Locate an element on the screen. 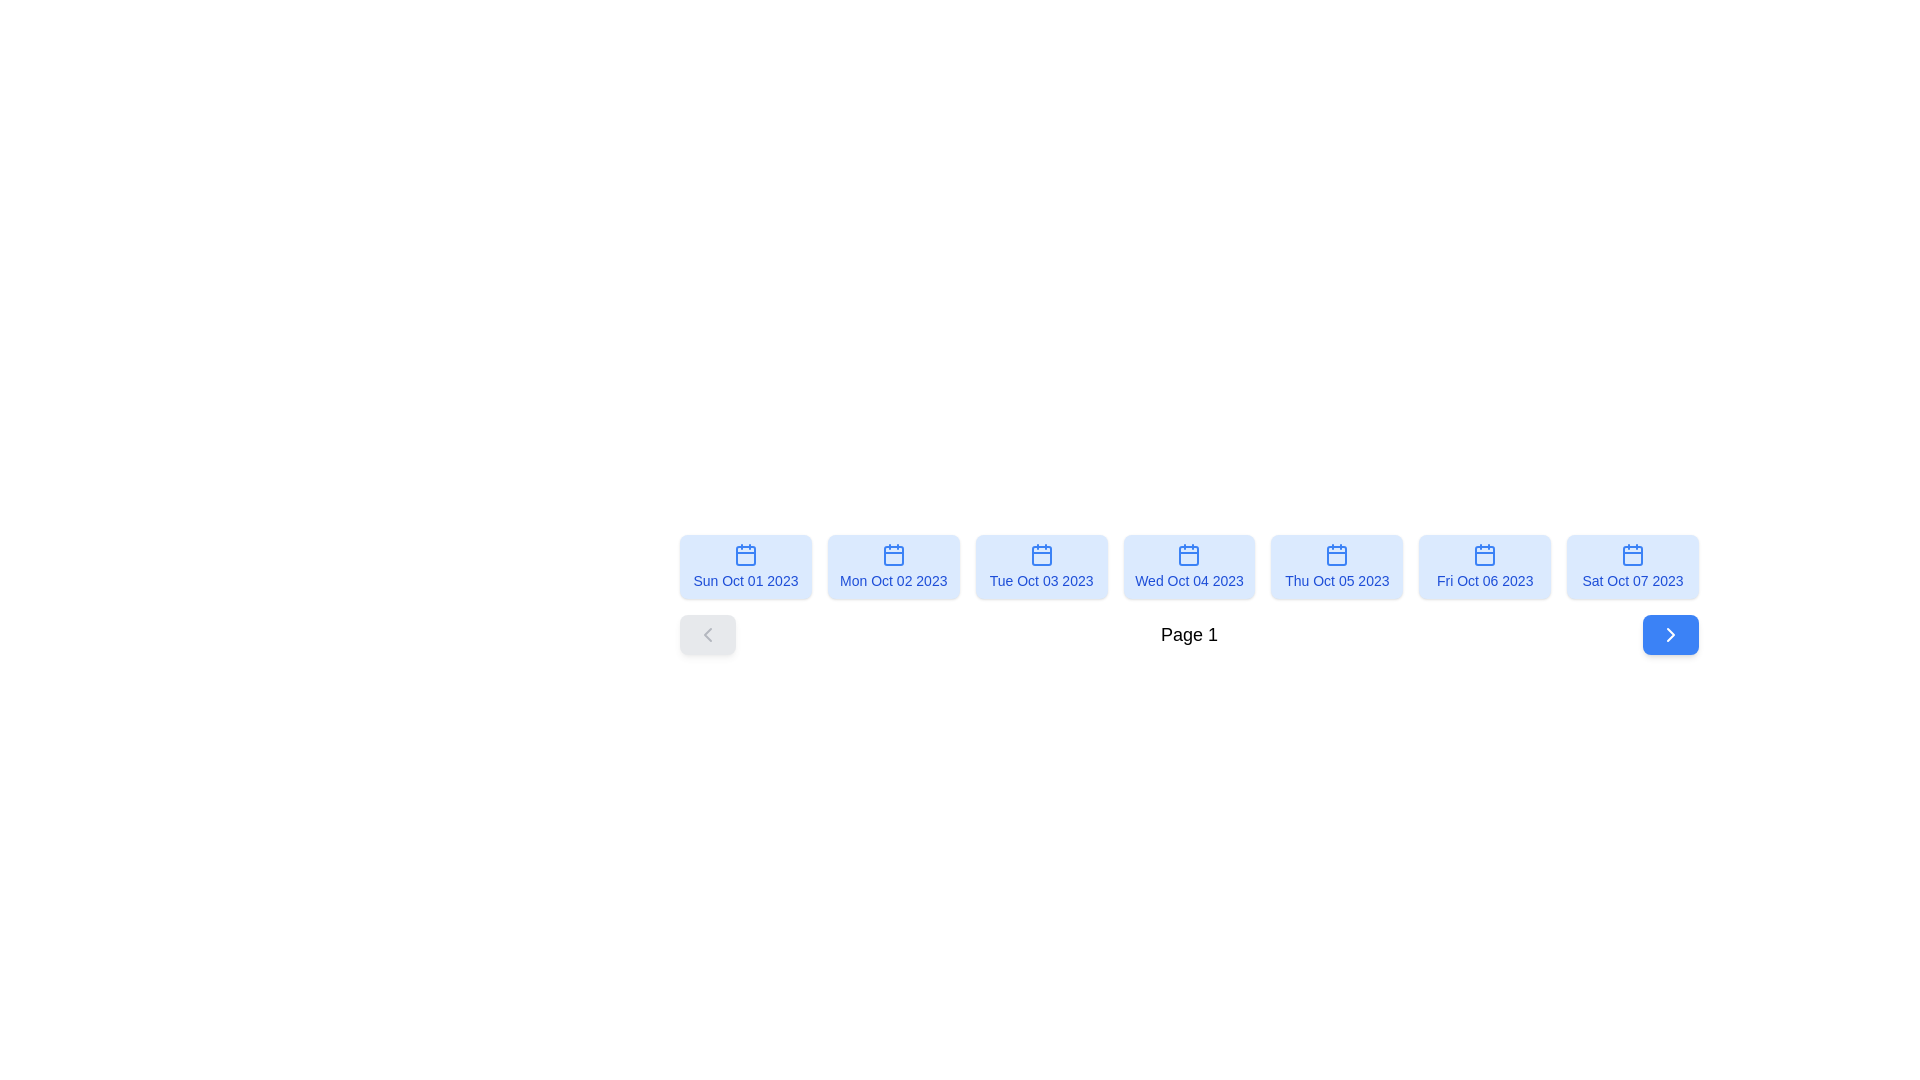  the calendar icon that represents the date 'Mon Oct 02 2023', which is the second icon in a horizontally-aligned list of date items is located at coordinates (892, 555).